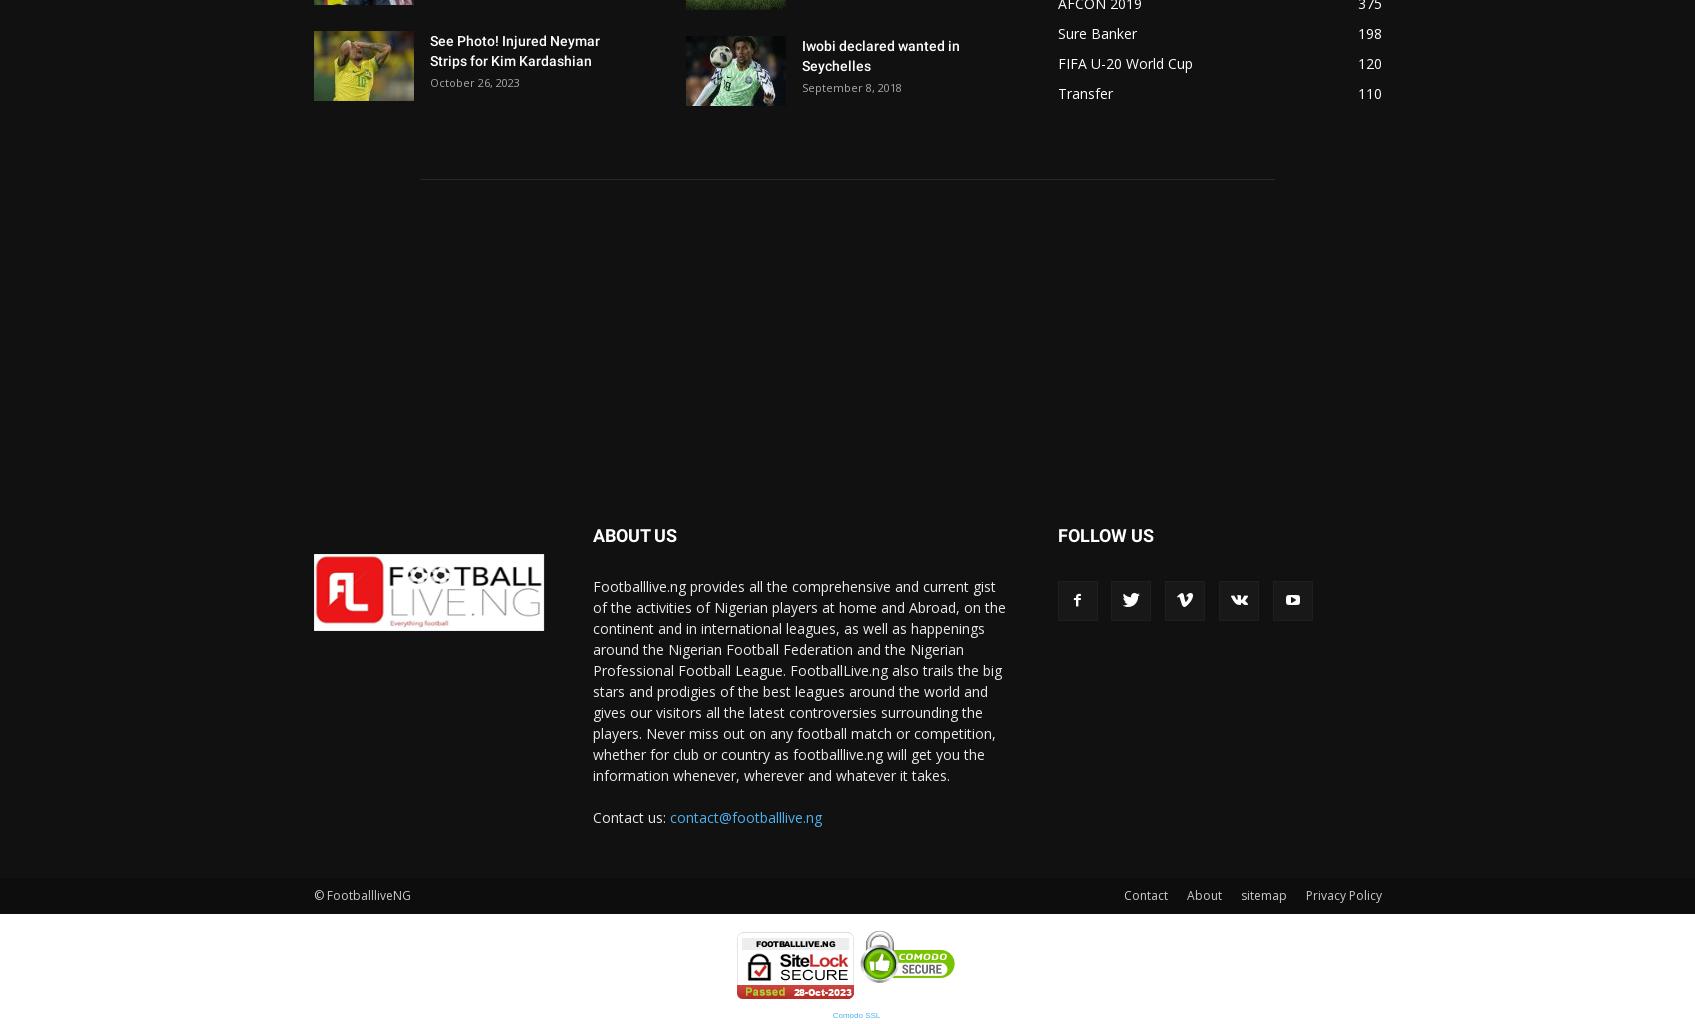 The height and width of the screenshot is (1024, 1695). Describe the element at coordinates (360, 895) in the screenshot. I see `'© FootballliveNG'` at that location.